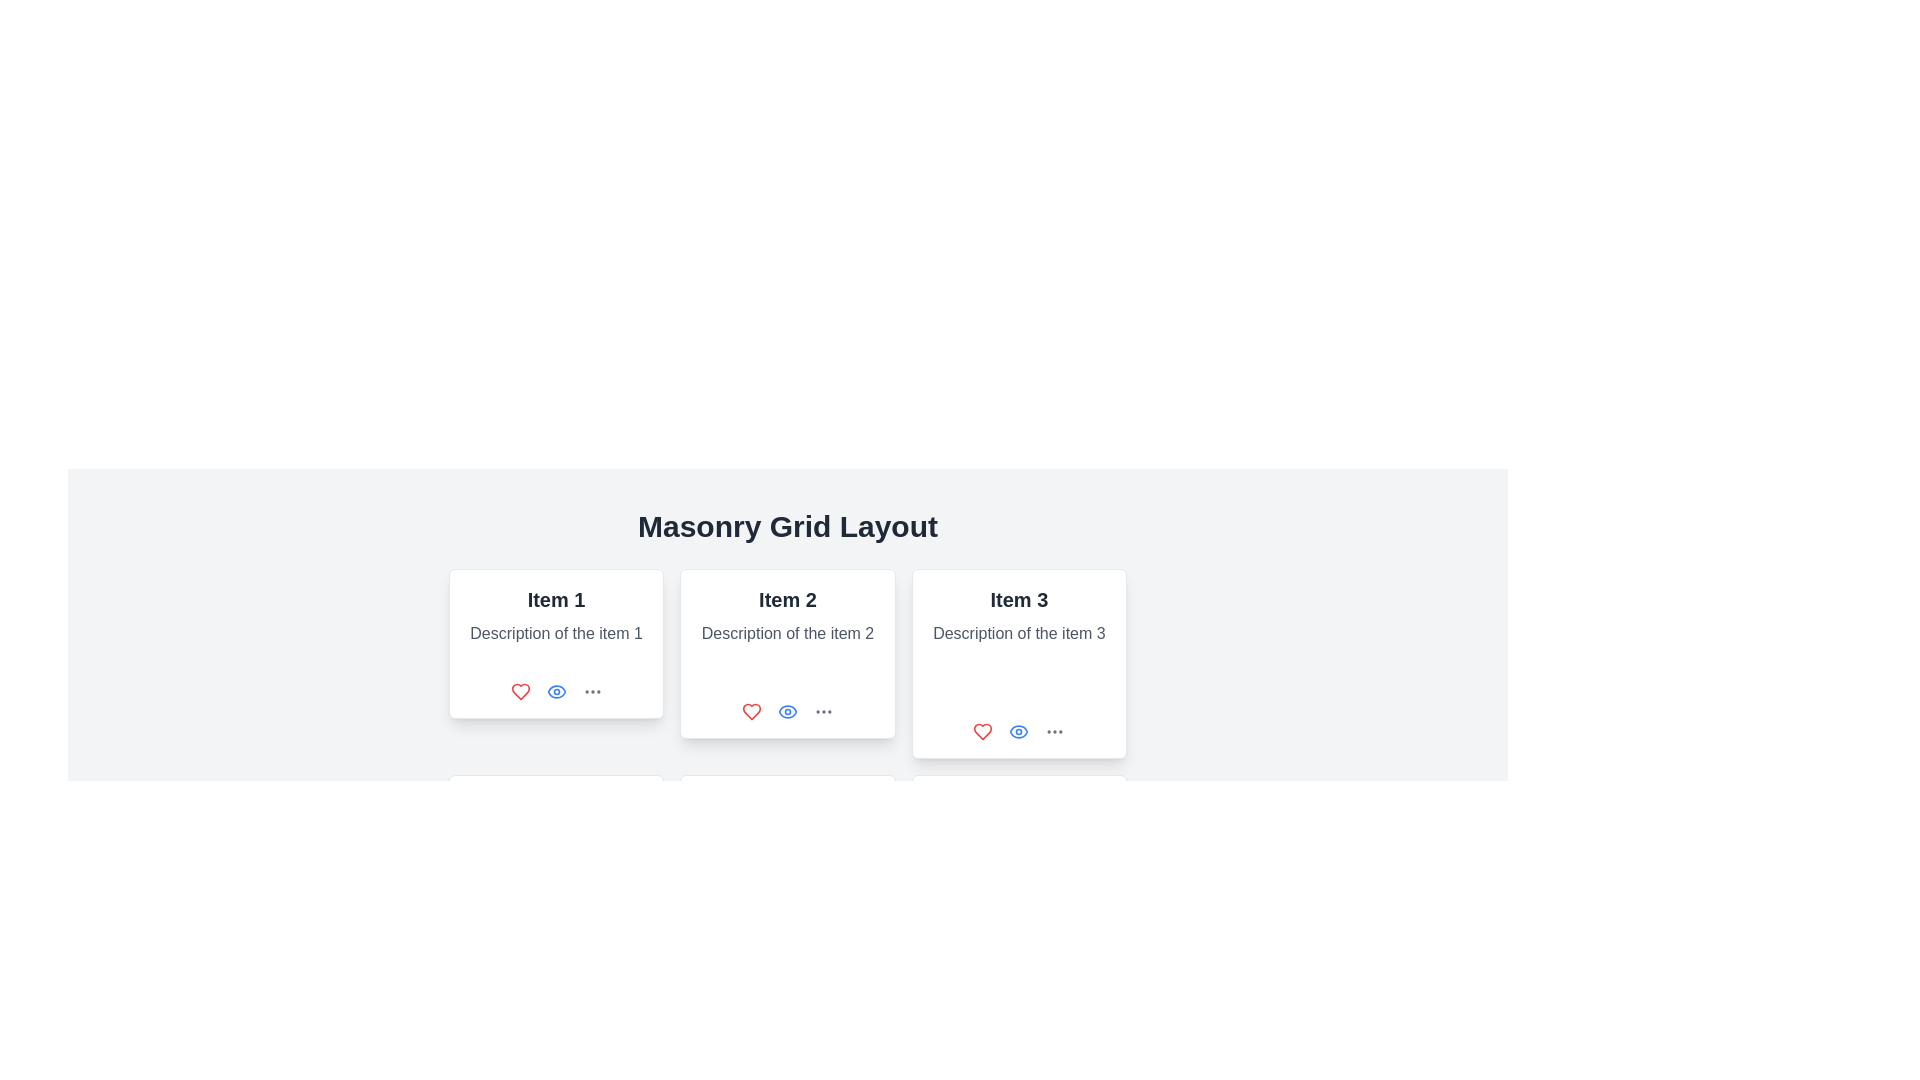 This screenshot has width=1920, height=1080. I want to click on the 'Item 3' text label, so click(1019, 599).